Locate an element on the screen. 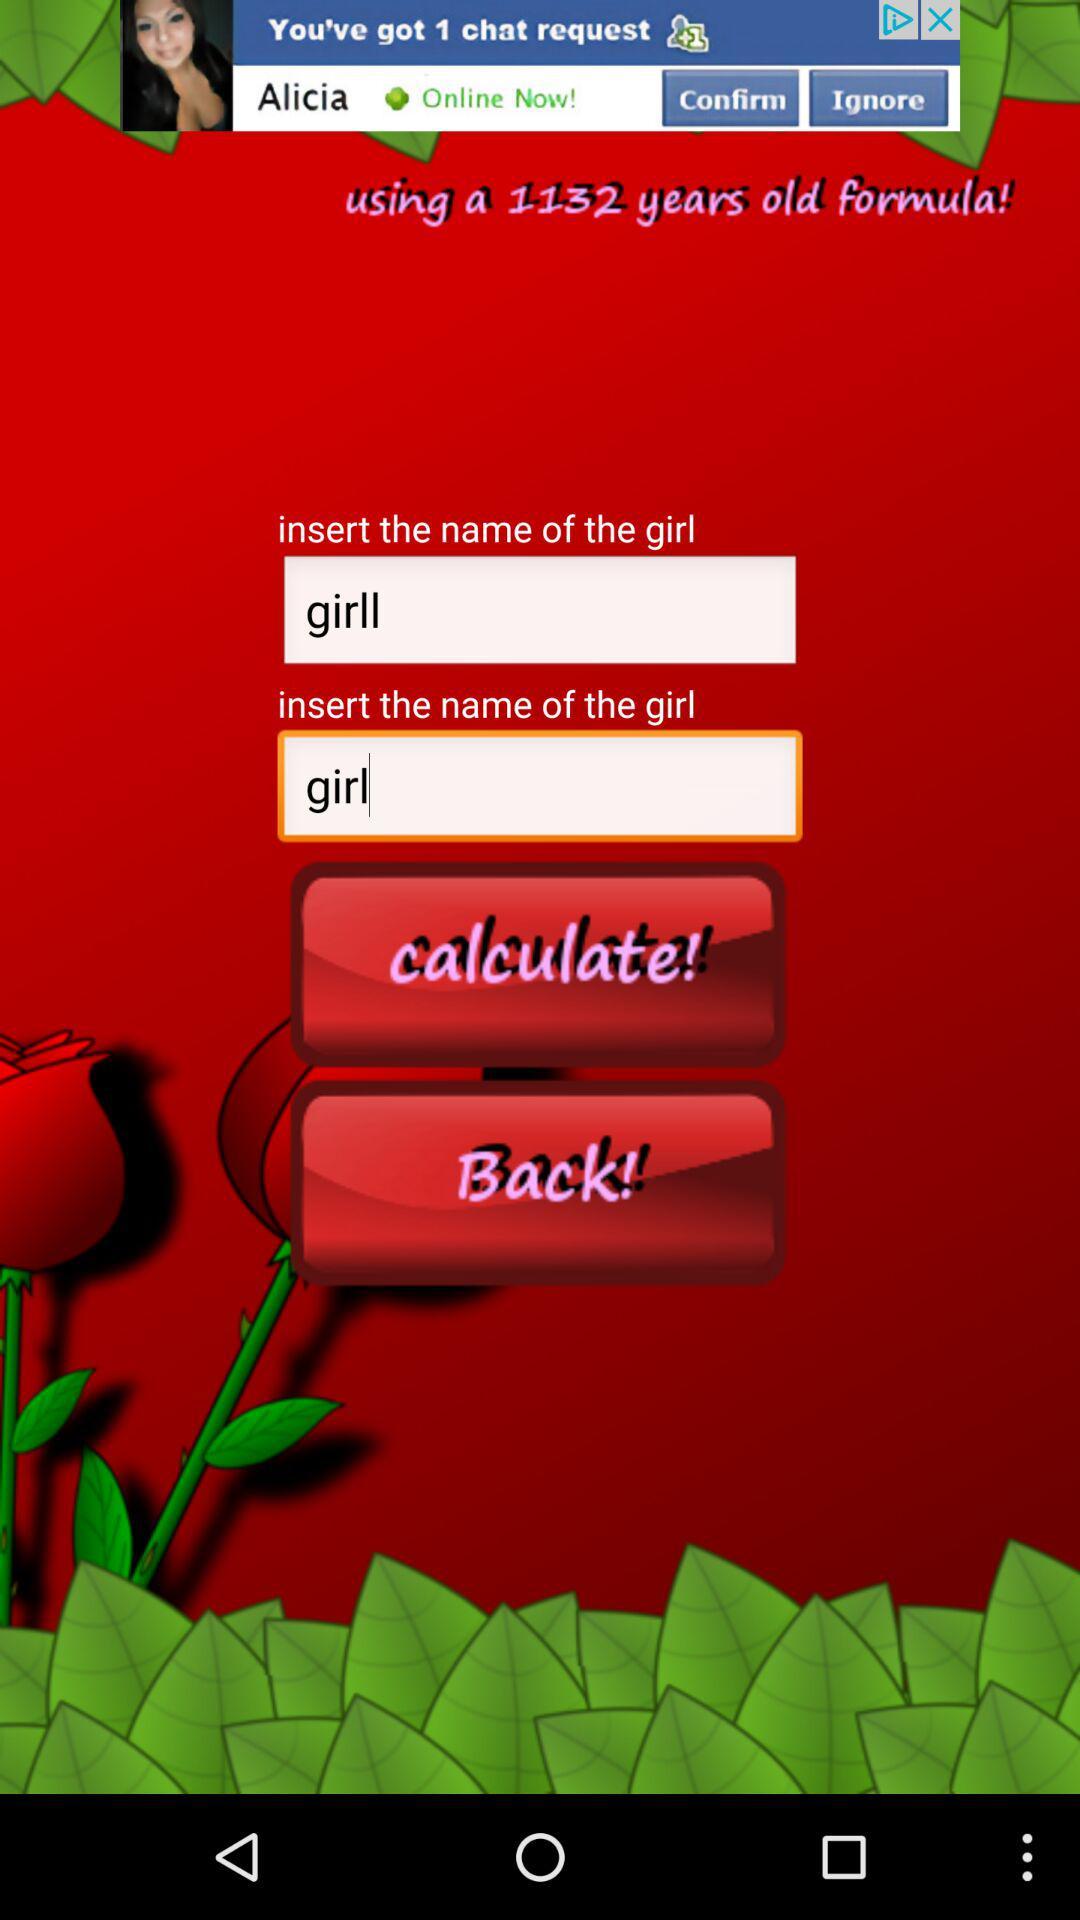 This screenshot has width=1080, height=1920. advertisement for chatting app is located at coordinates (540, 65).